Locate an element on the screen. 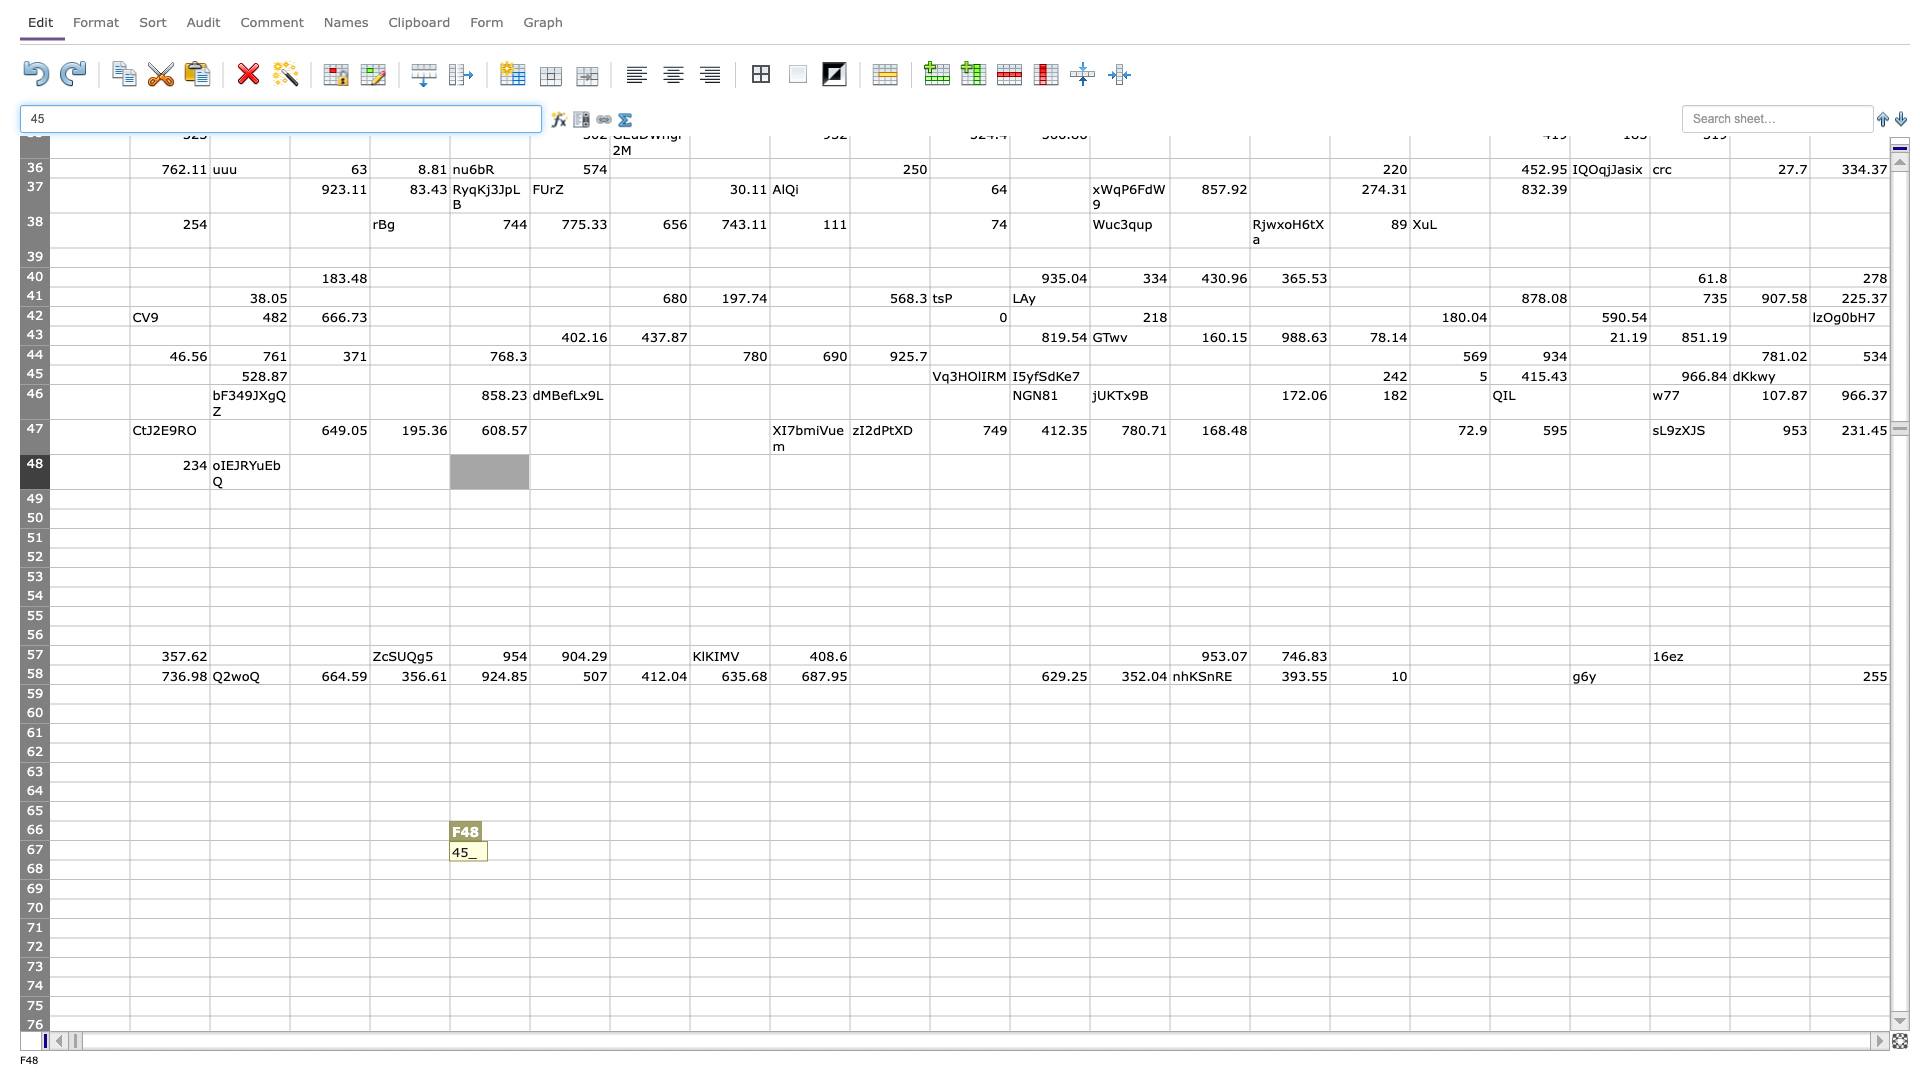  Southeast corner of cell I68 is located at coordinates (768, 878).